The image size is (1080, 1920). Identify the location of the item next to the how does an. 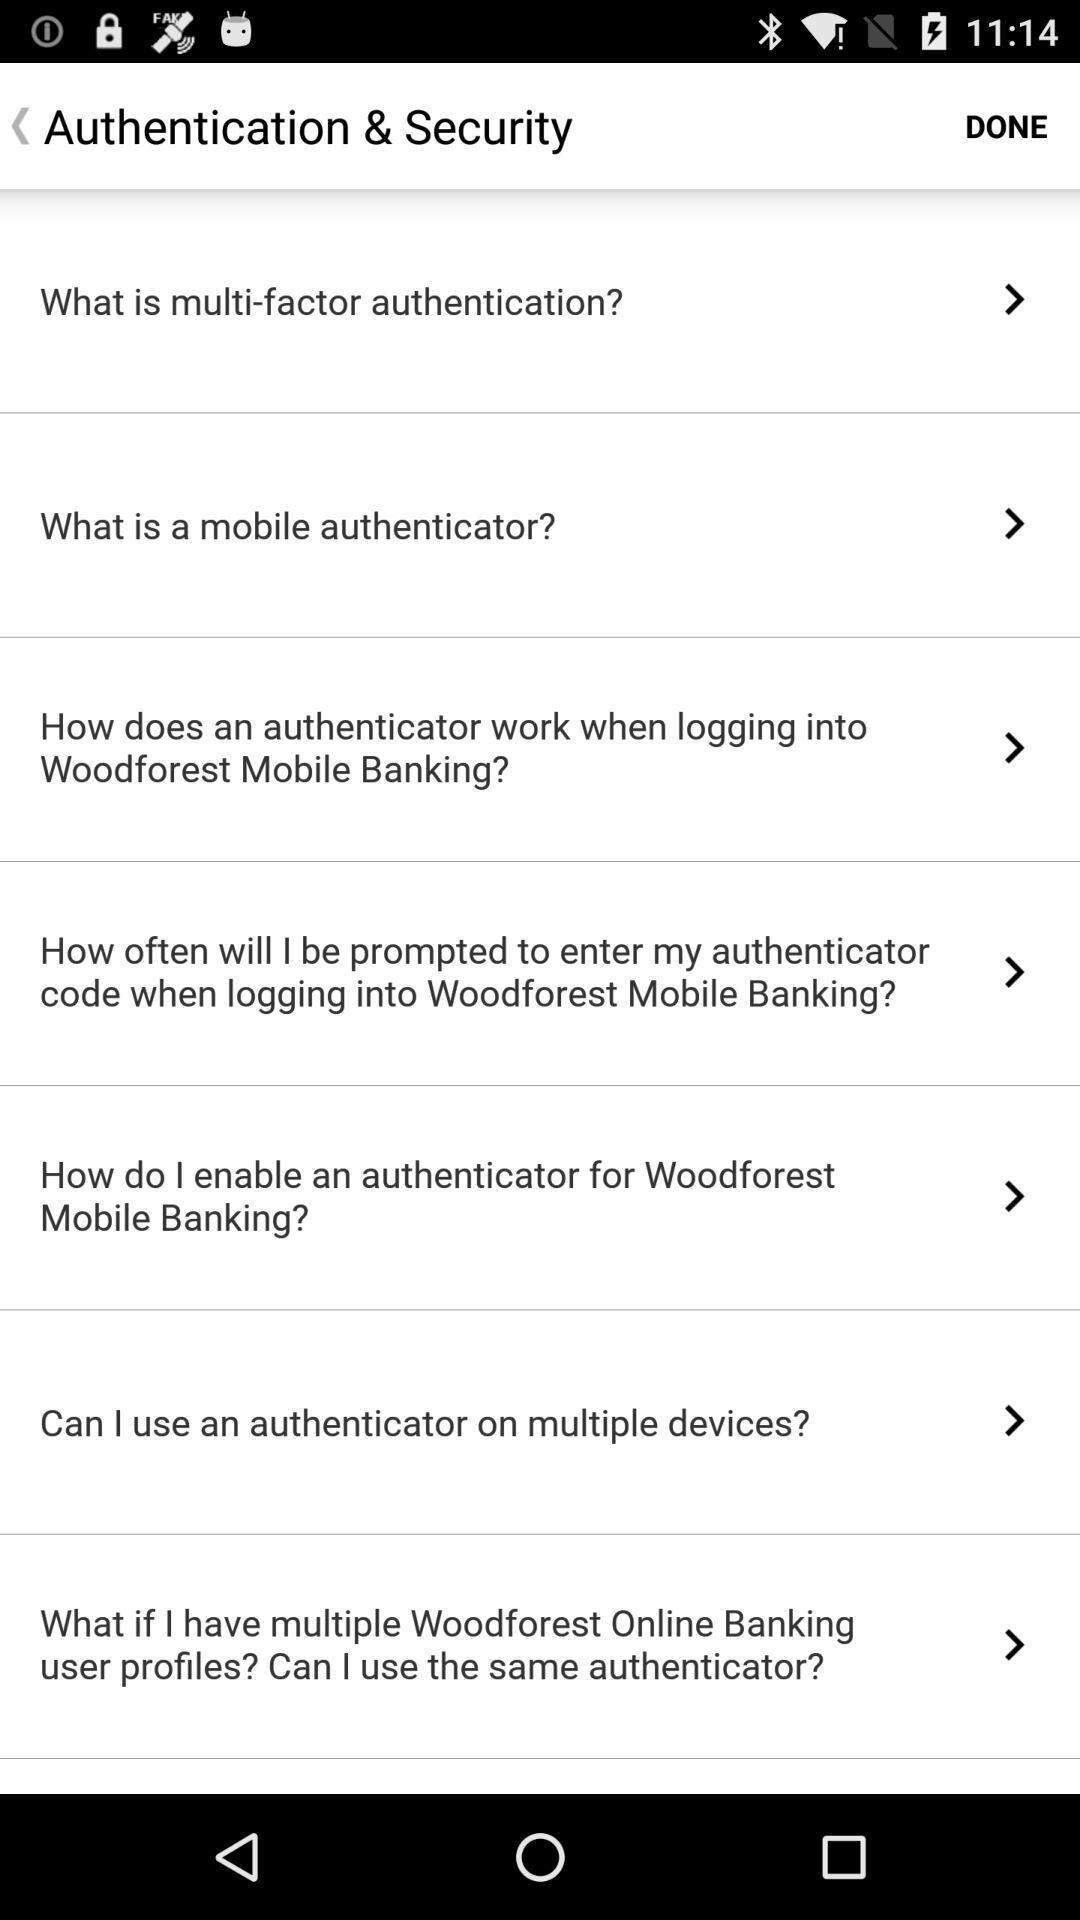
(1014, 746).